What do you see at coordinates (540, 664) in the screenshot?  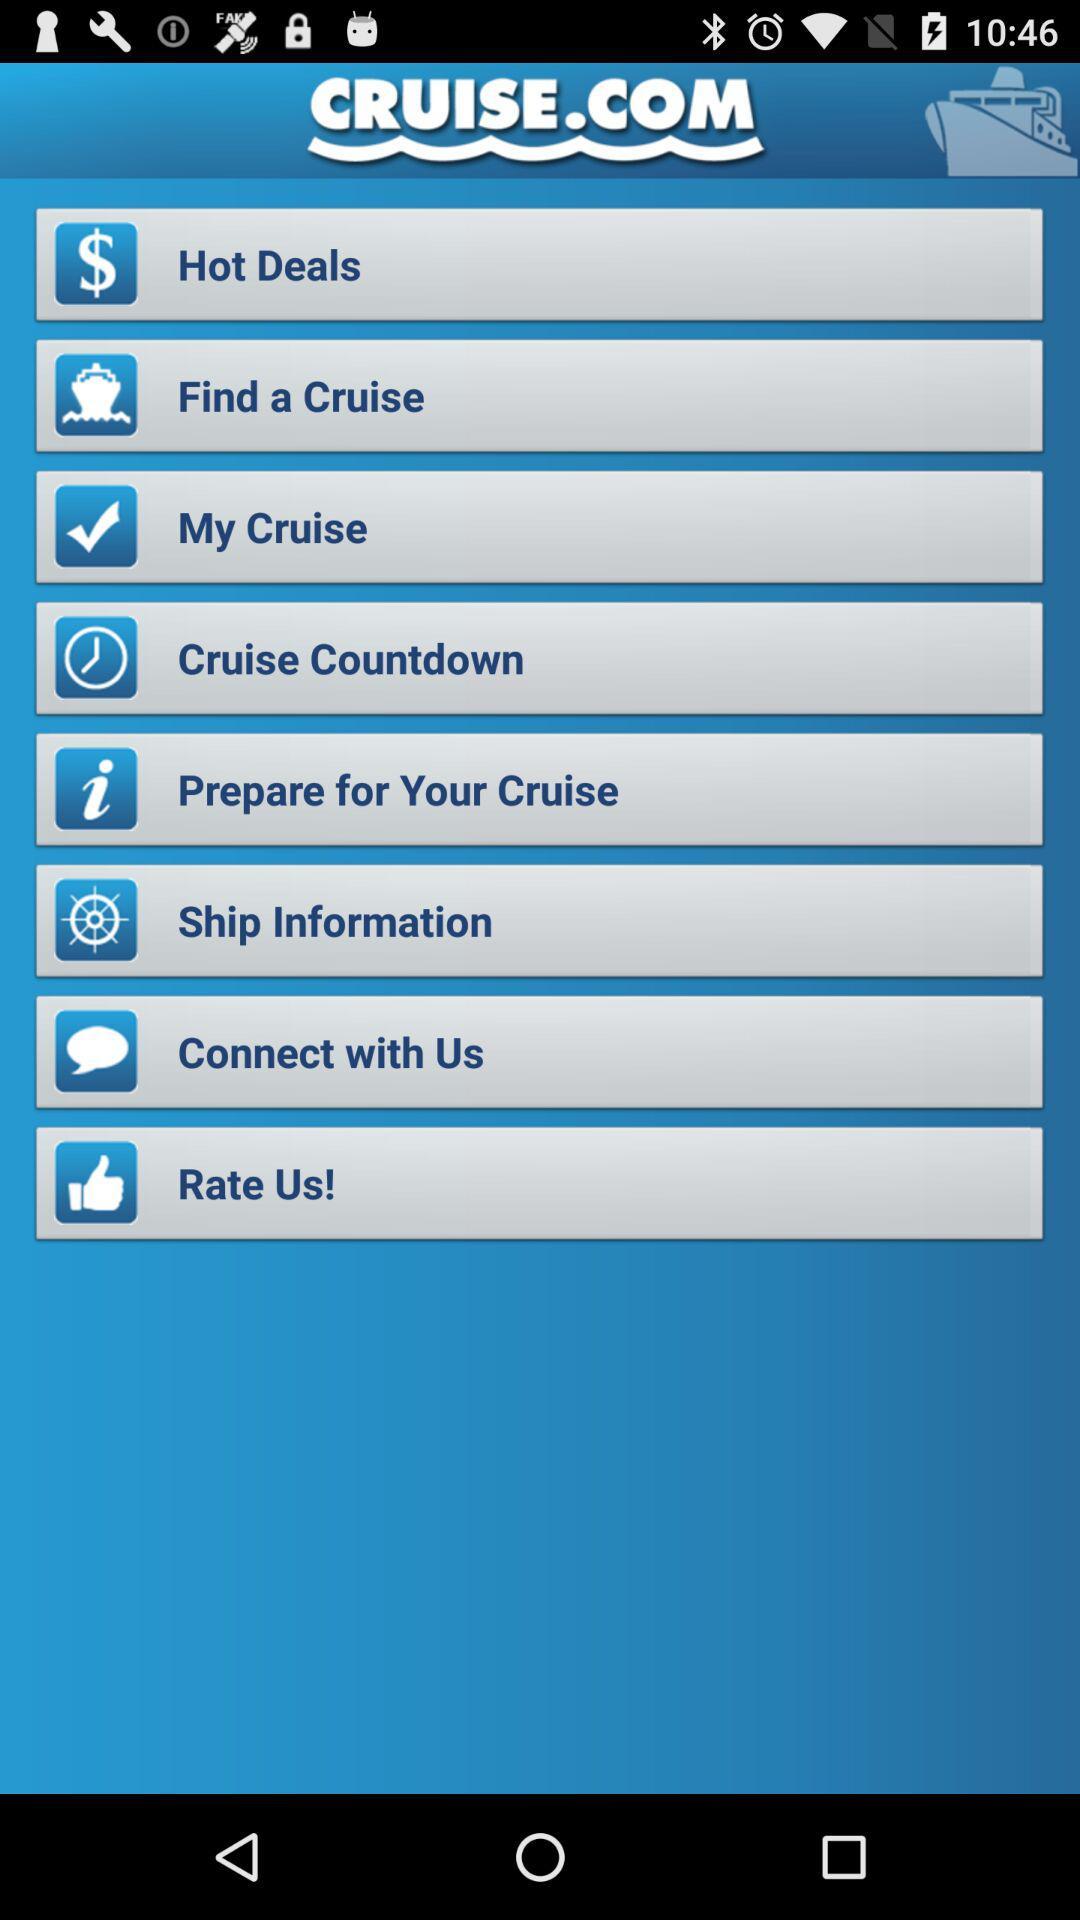 I see `the icon above the prepare for your item` at bounding box center [540, 664].